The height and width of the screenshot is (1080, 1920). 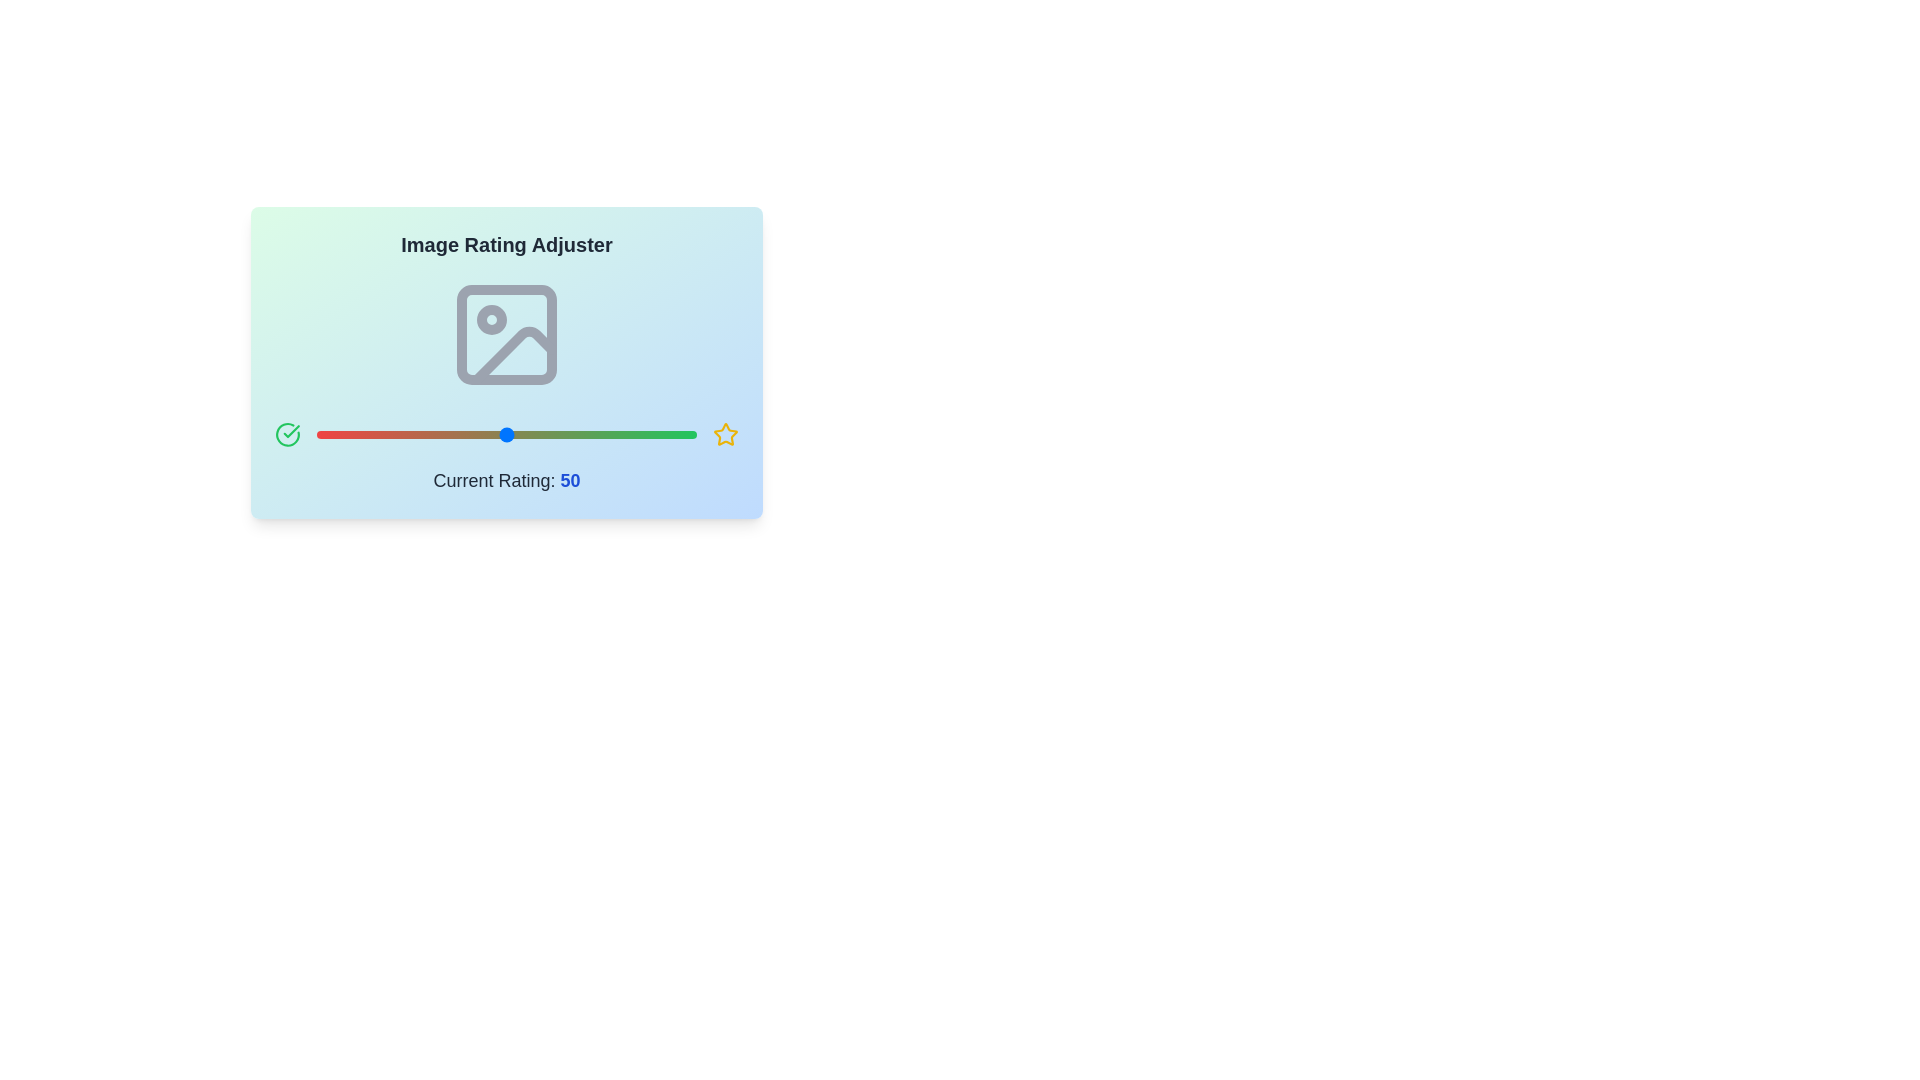 I want to click on the checkmark icon on the left of the slider, so click(x=287, y=434).